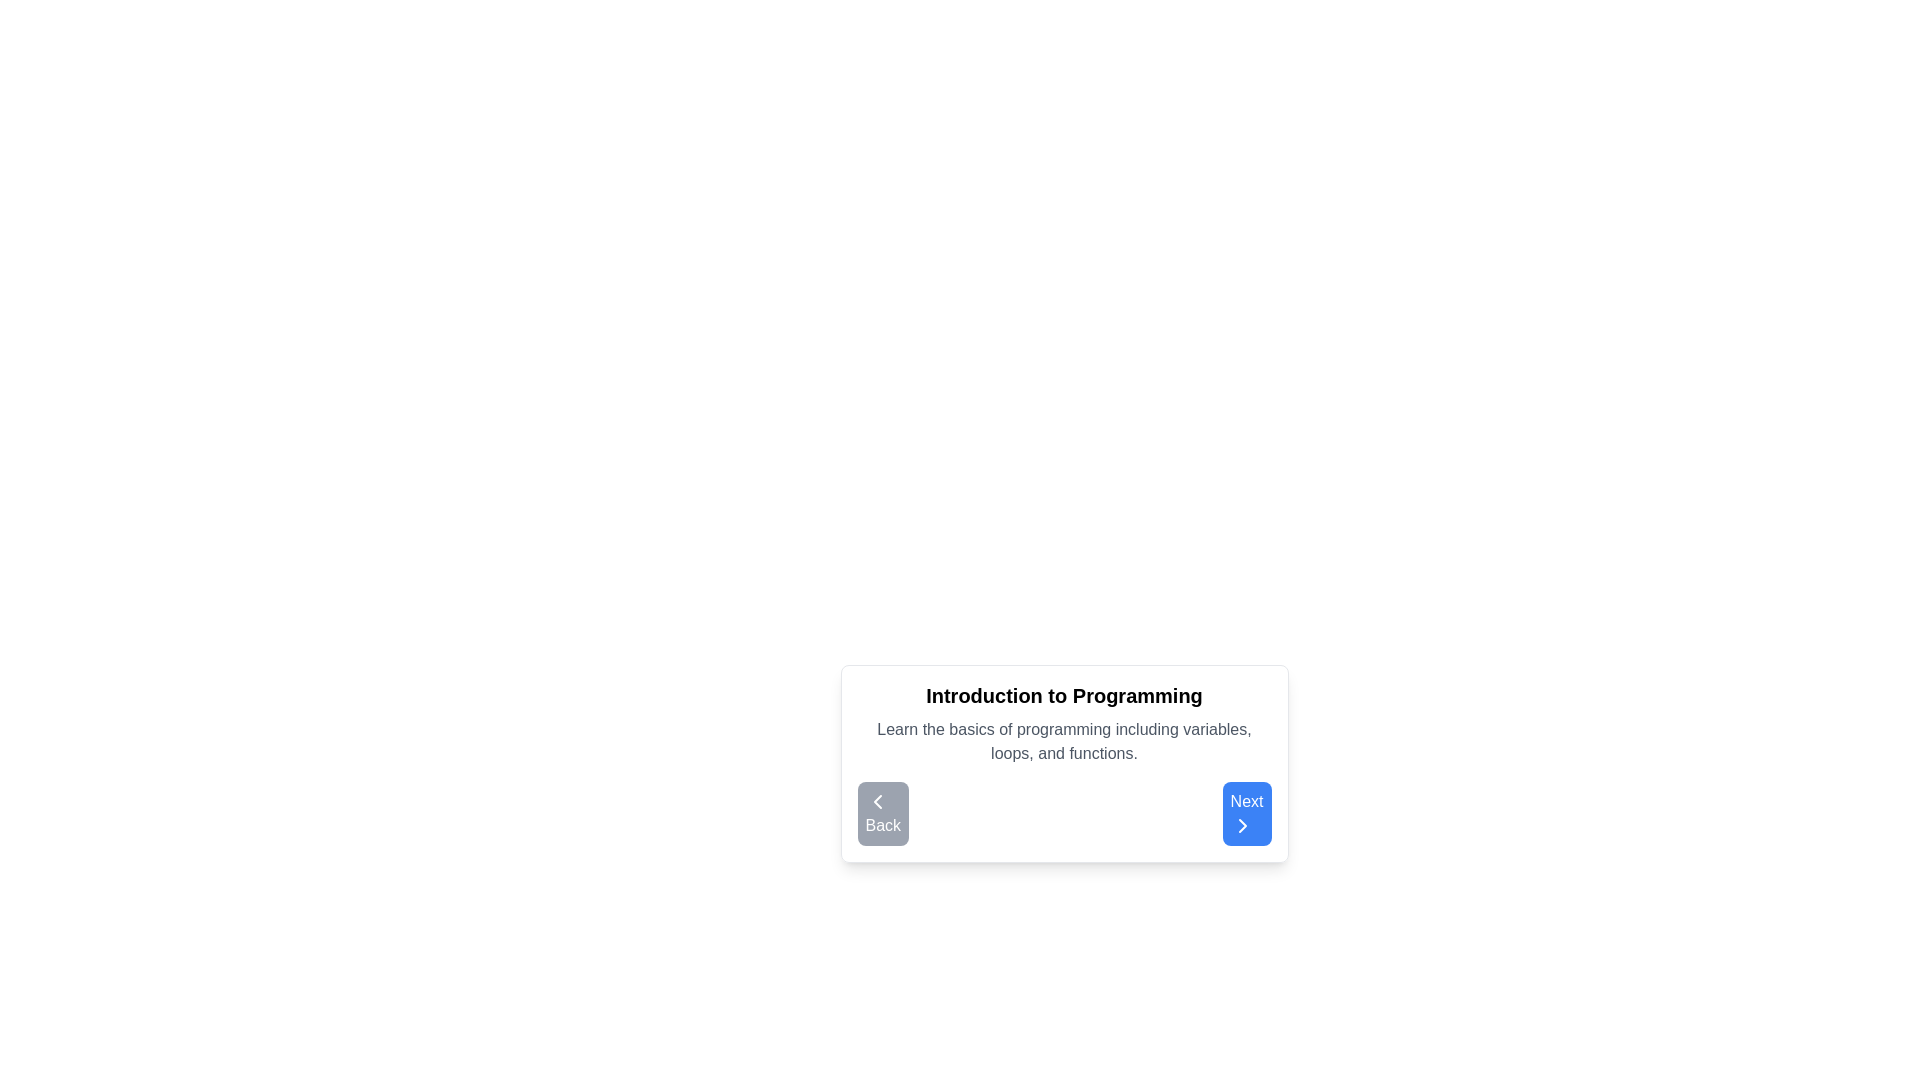 The height and width of the screenshot is (1080, 1920). What do you see at coordinates (877, 801) in the screenshot?
I see `the leftward-facing chevron symbol in the 'Back' button, which is located on the far left of the dialog box containing 'Introduction to Programming.'` at bounding box center [877, 801].